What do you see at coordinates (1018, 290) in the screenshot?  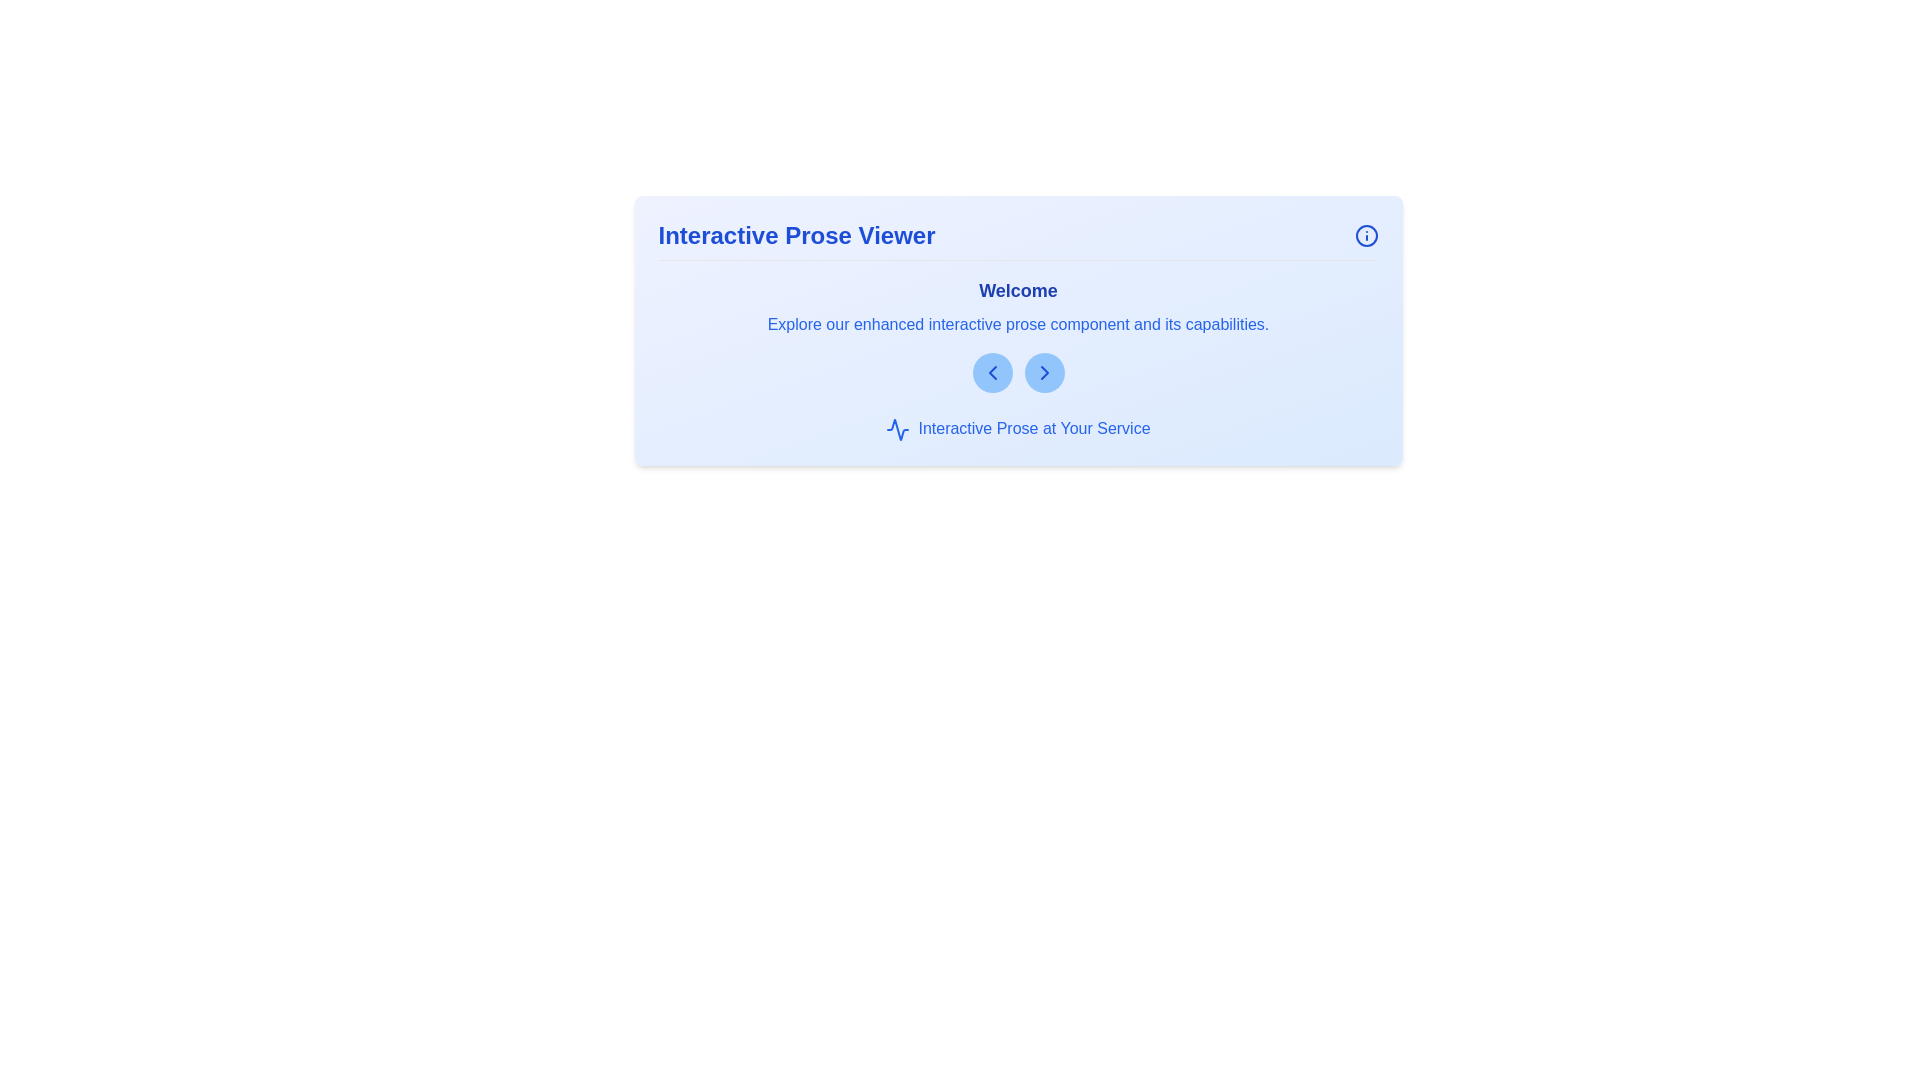 I see `the Text label that serves as a greeting and introduces the contents of the interactive prose viewer` at bounding box center [1018, 290].